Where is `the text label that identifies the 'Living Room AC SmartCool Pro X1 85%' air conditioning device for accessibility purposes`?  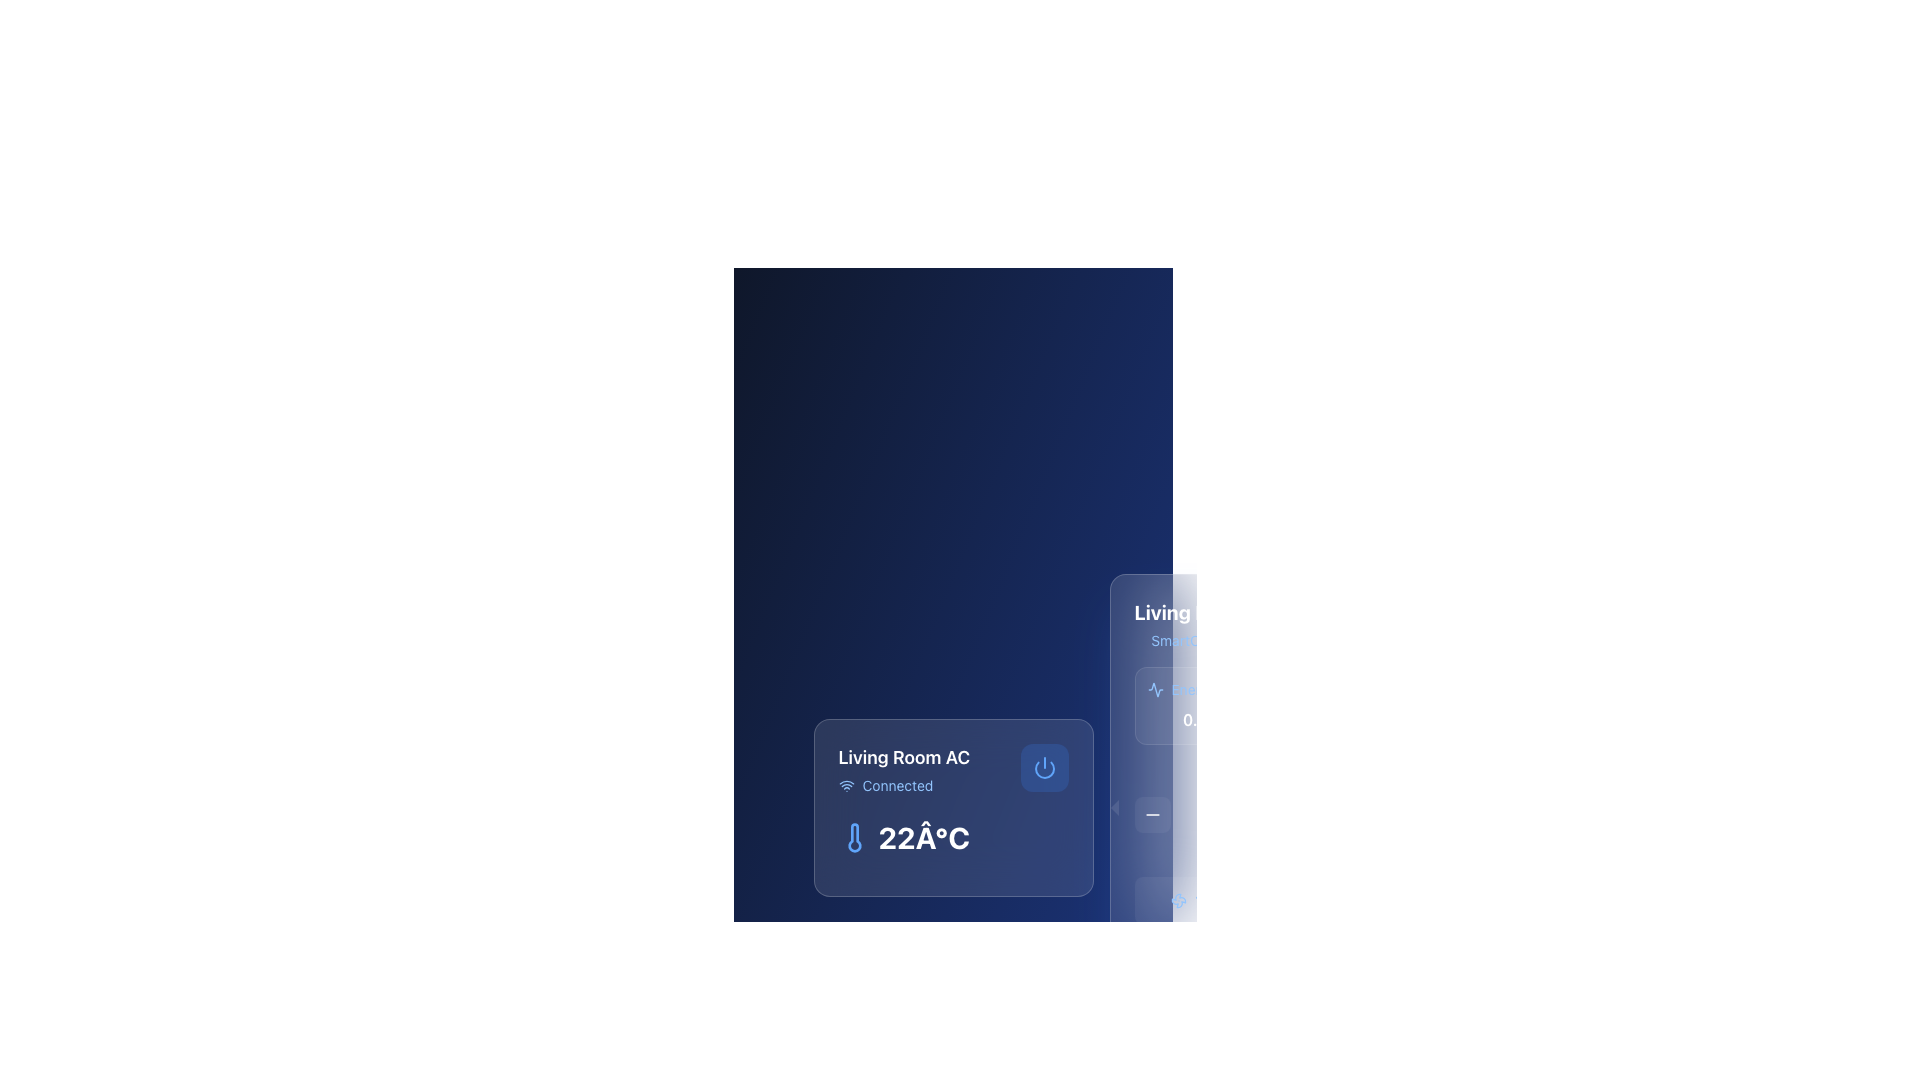
the text label that identifies the 'Living Room AC SmartCool Pro X1 85%' air conditioning device for accessibility purposes is located at coordinates (1299, 623).